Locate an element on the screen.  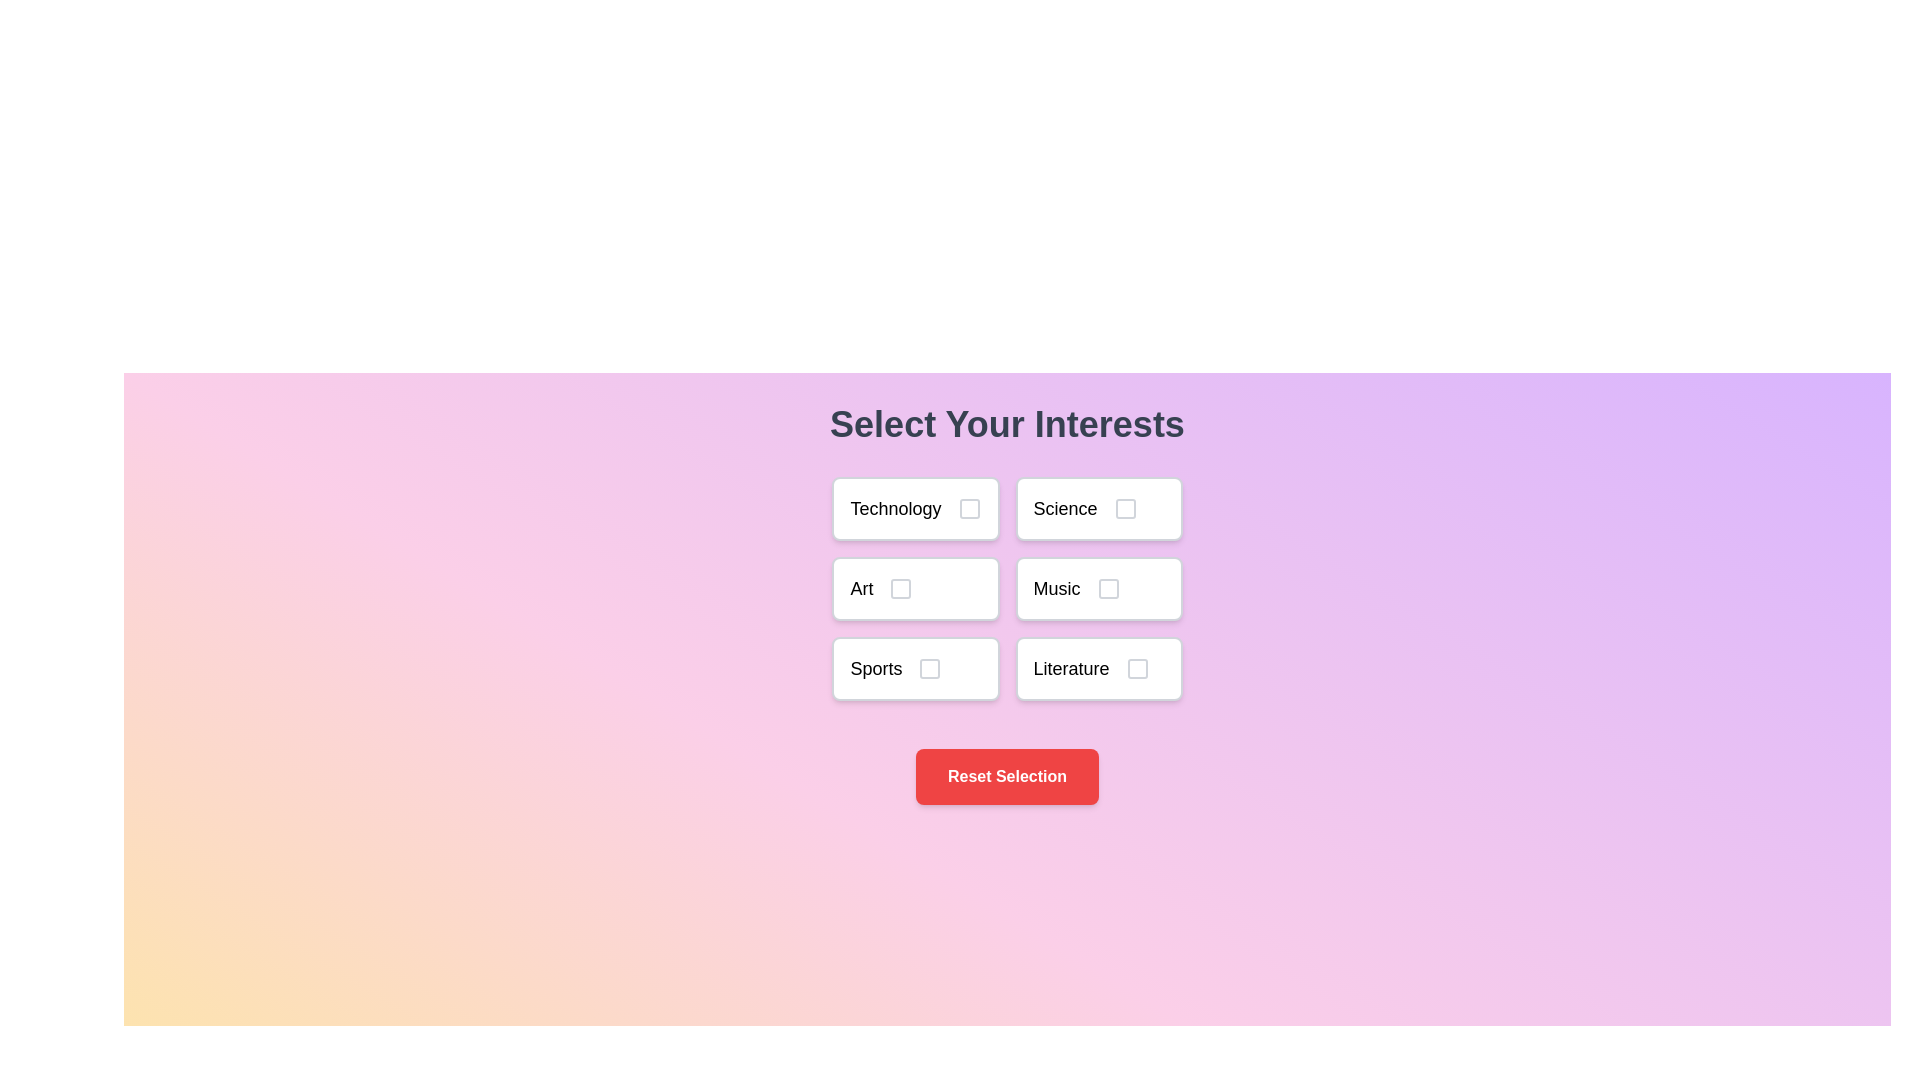
the topic Technology is located at coordinates (915, 508).